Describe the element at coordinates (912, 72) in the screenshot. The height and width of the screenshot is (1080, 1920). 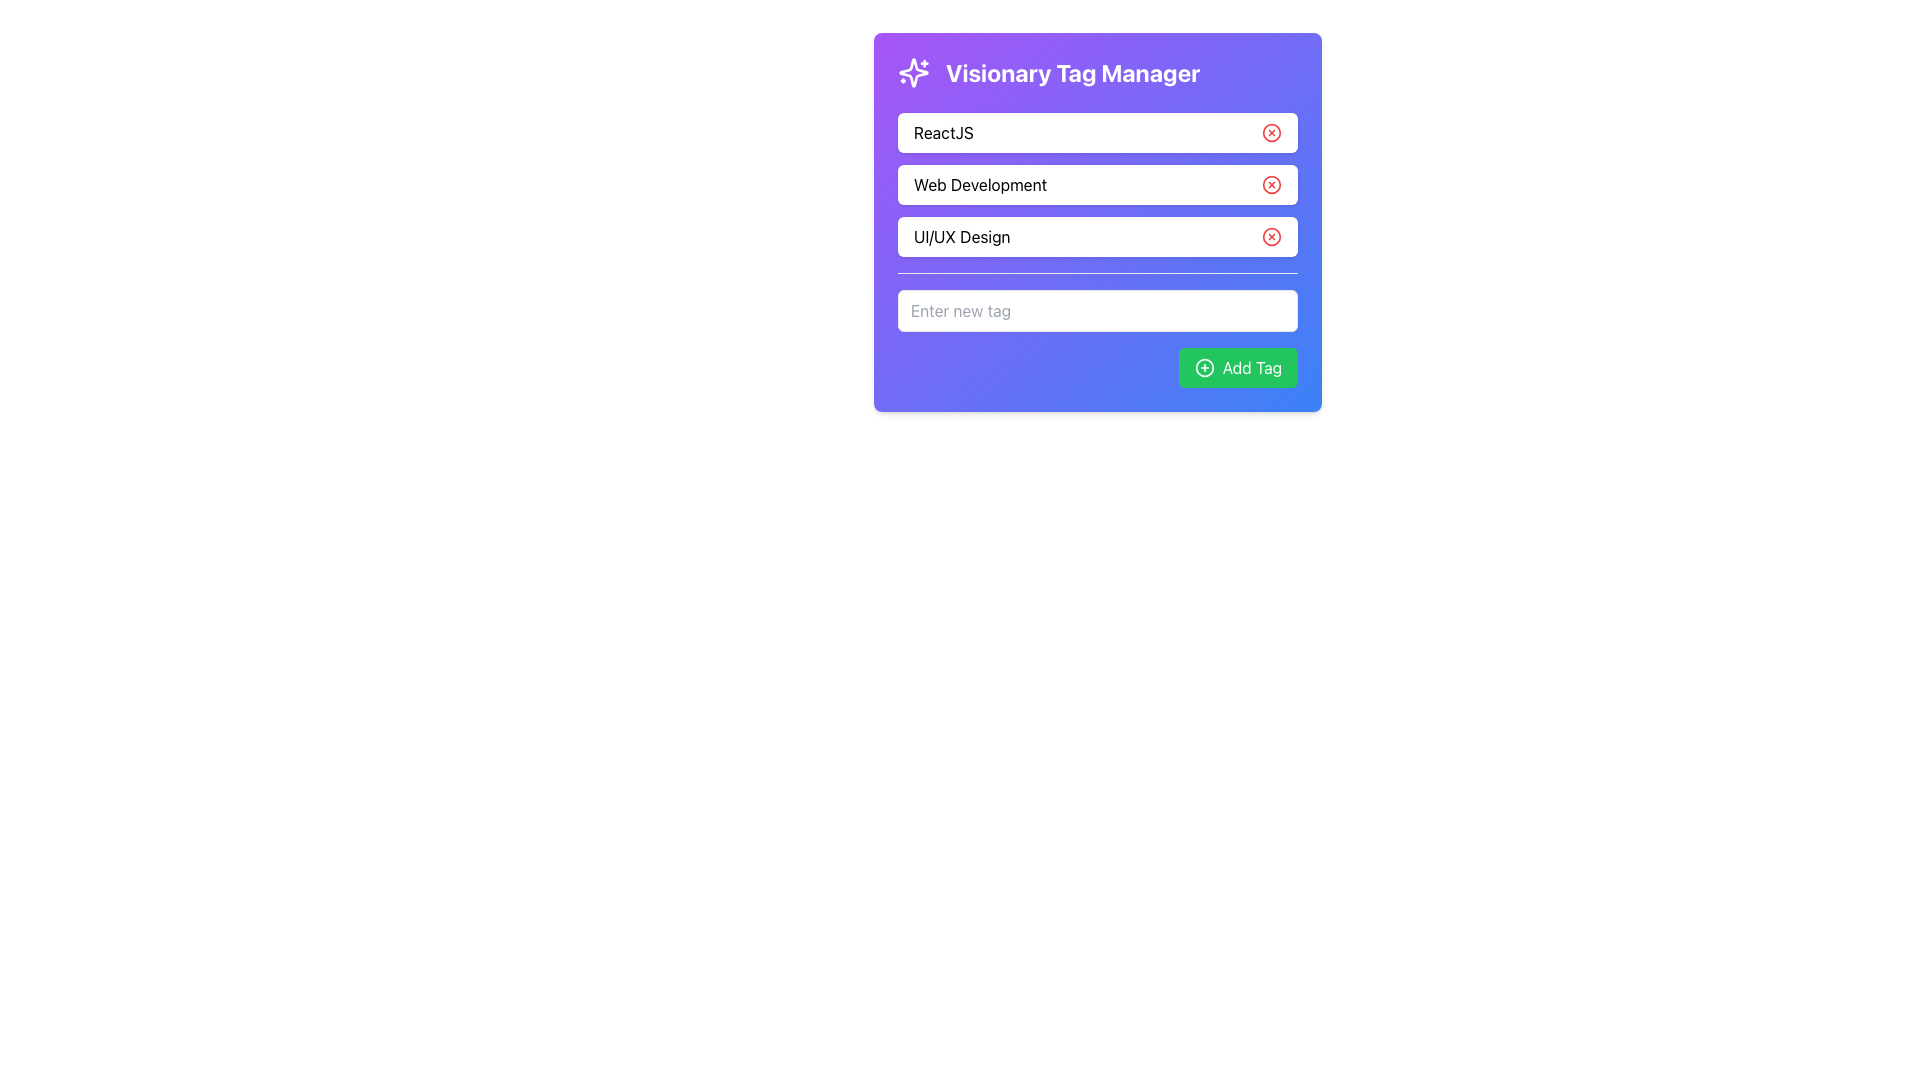
I see `the purple star-shaped icon with sparkles located to the left of the 'Visionary Tag Manager' text in the header of the card` at that location.